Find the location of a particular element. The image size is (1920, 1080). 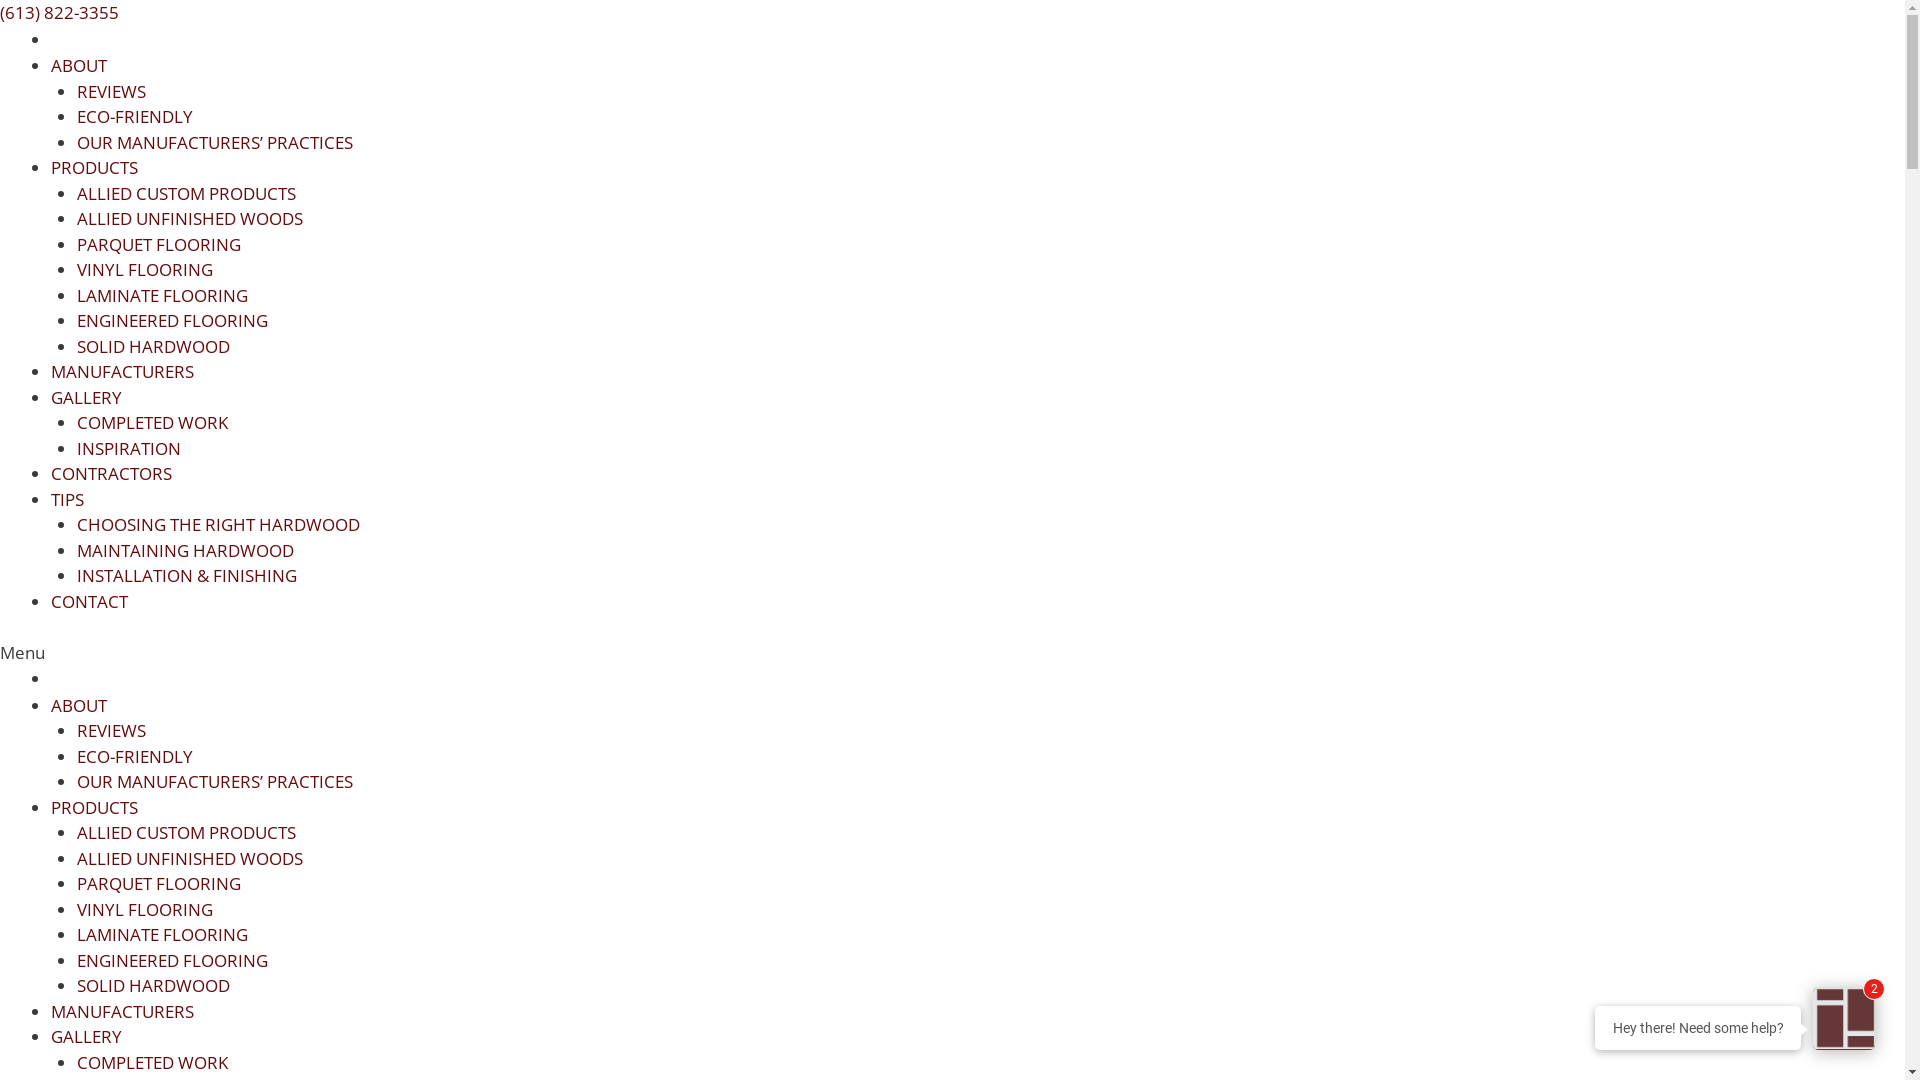

'ECO-FRIENDLY' is located at coordinates (133, 116).